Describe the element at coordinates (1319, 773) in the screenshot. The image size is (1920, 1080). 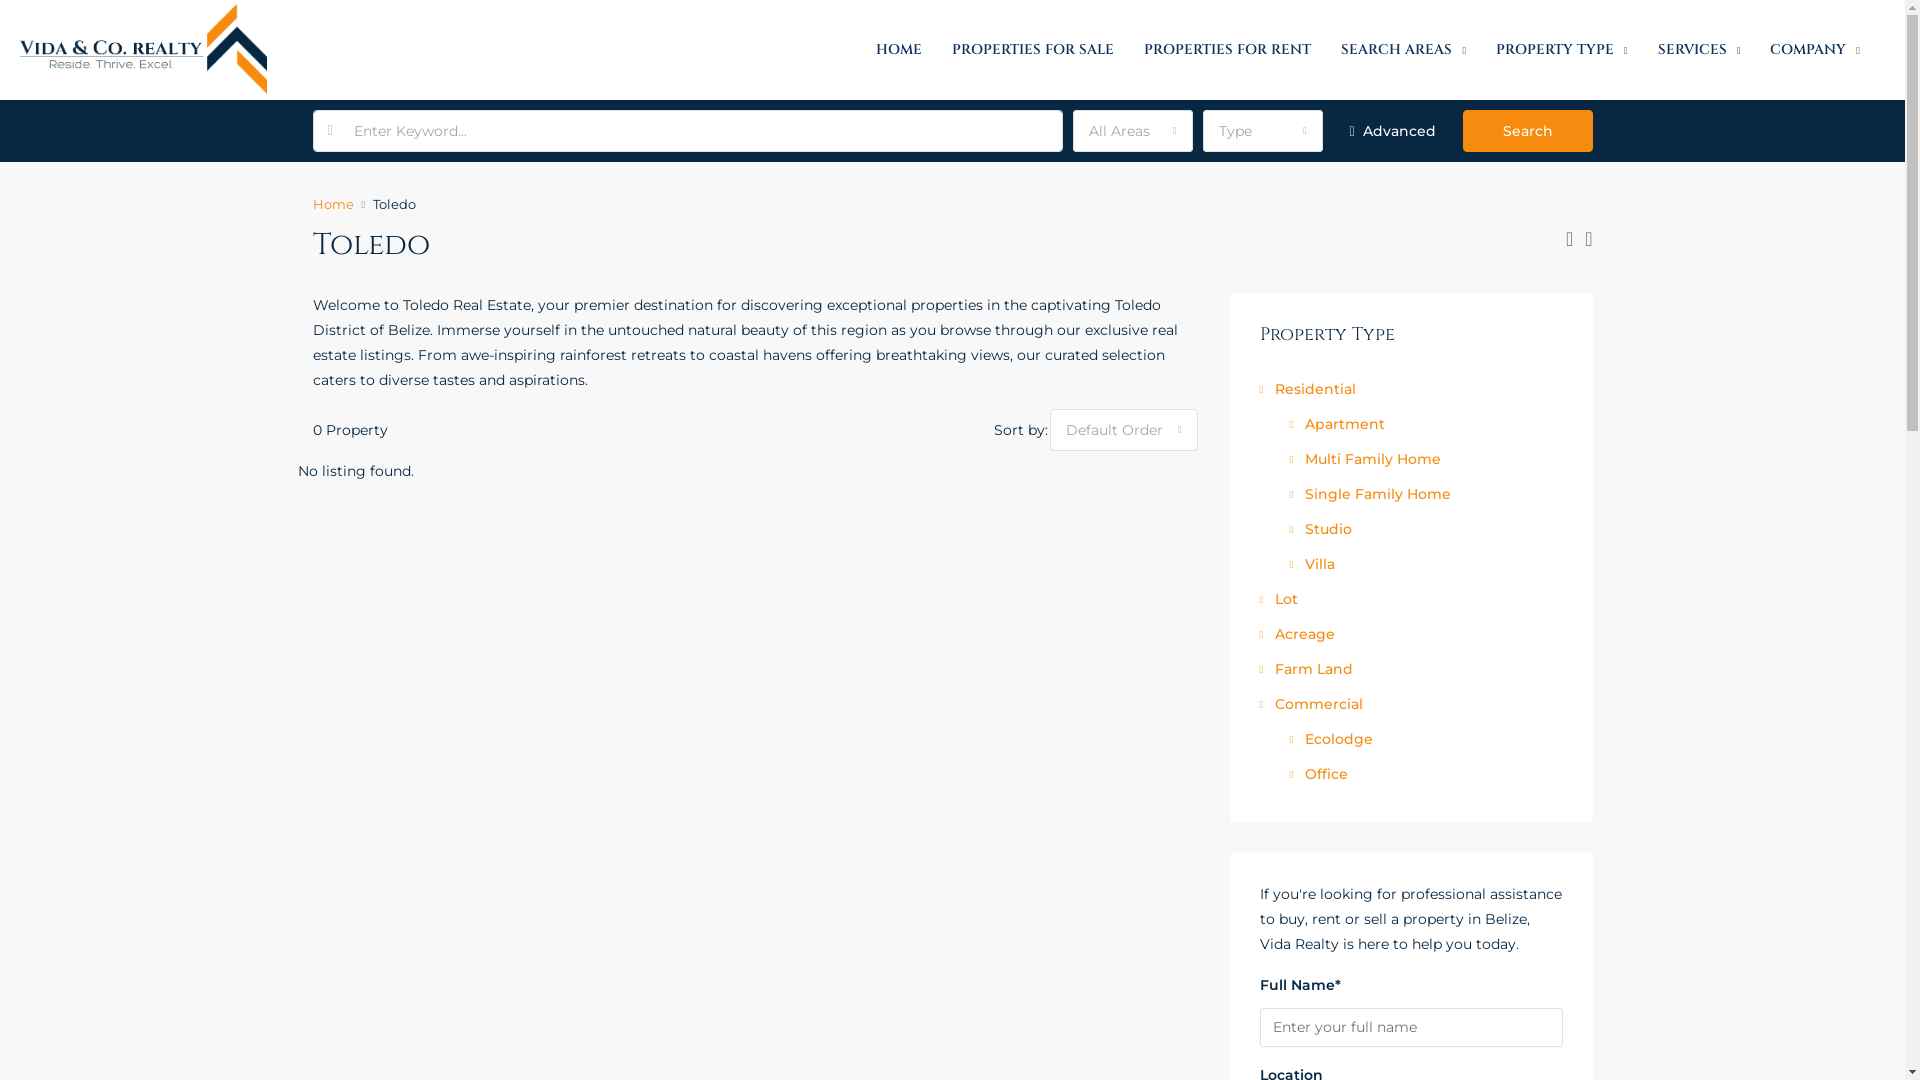
I see `'Office'` at that location.